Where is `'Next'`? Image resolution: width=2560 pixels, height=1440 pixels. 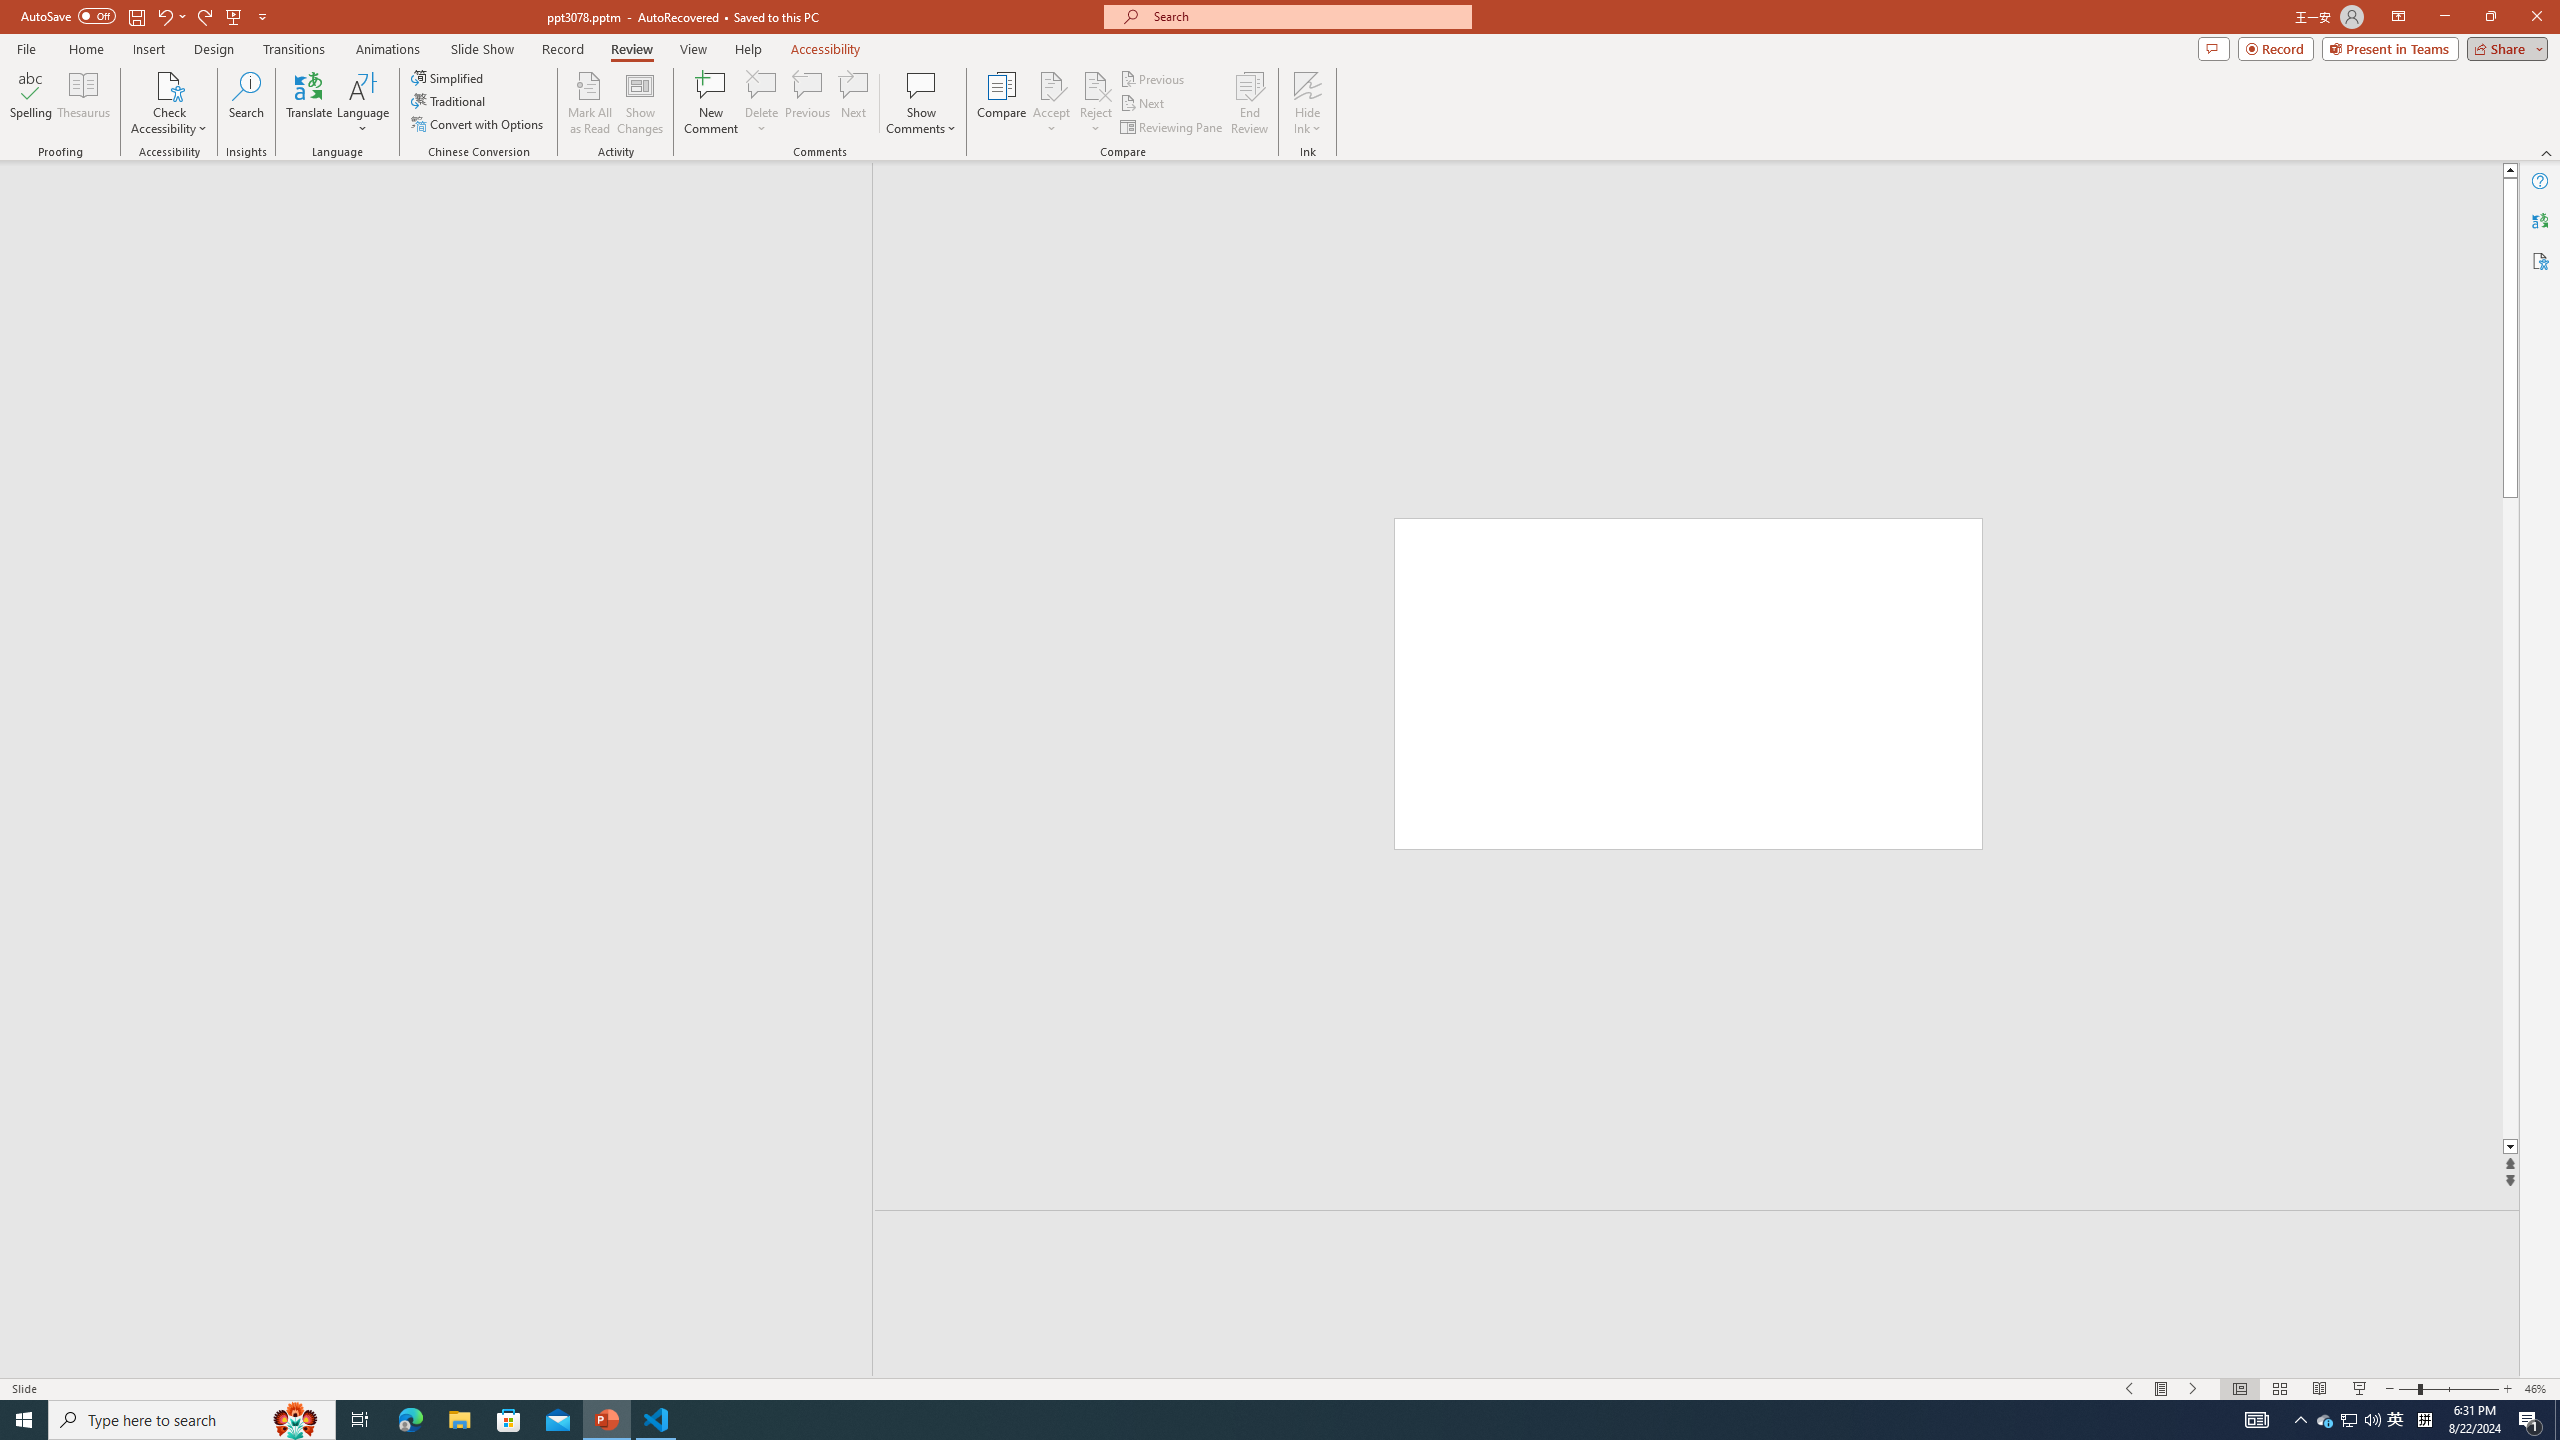
'Next' is located at coordinates (1142, 103).